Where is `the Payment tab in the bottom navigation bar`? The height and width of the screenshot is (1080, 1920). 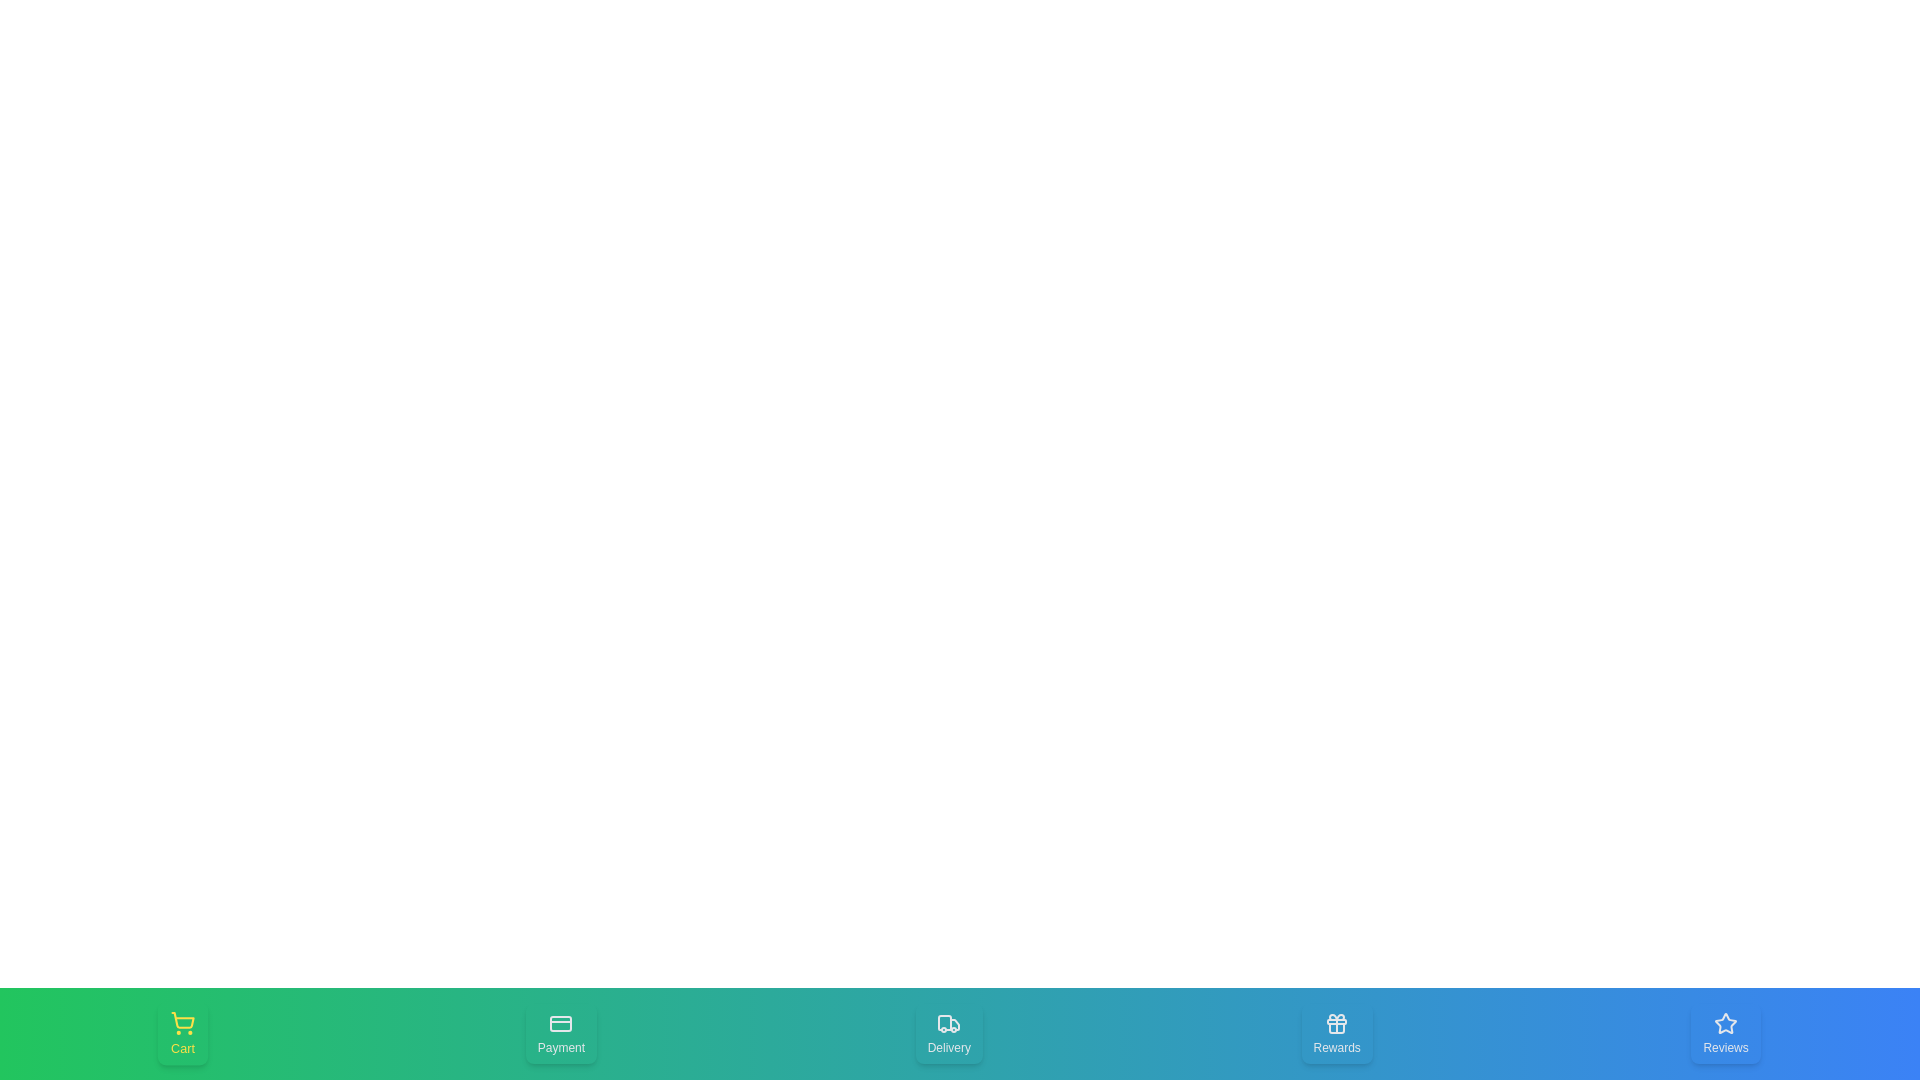
the Payment tab in the bottom navigation bar is located at coordinates (560, 1033).